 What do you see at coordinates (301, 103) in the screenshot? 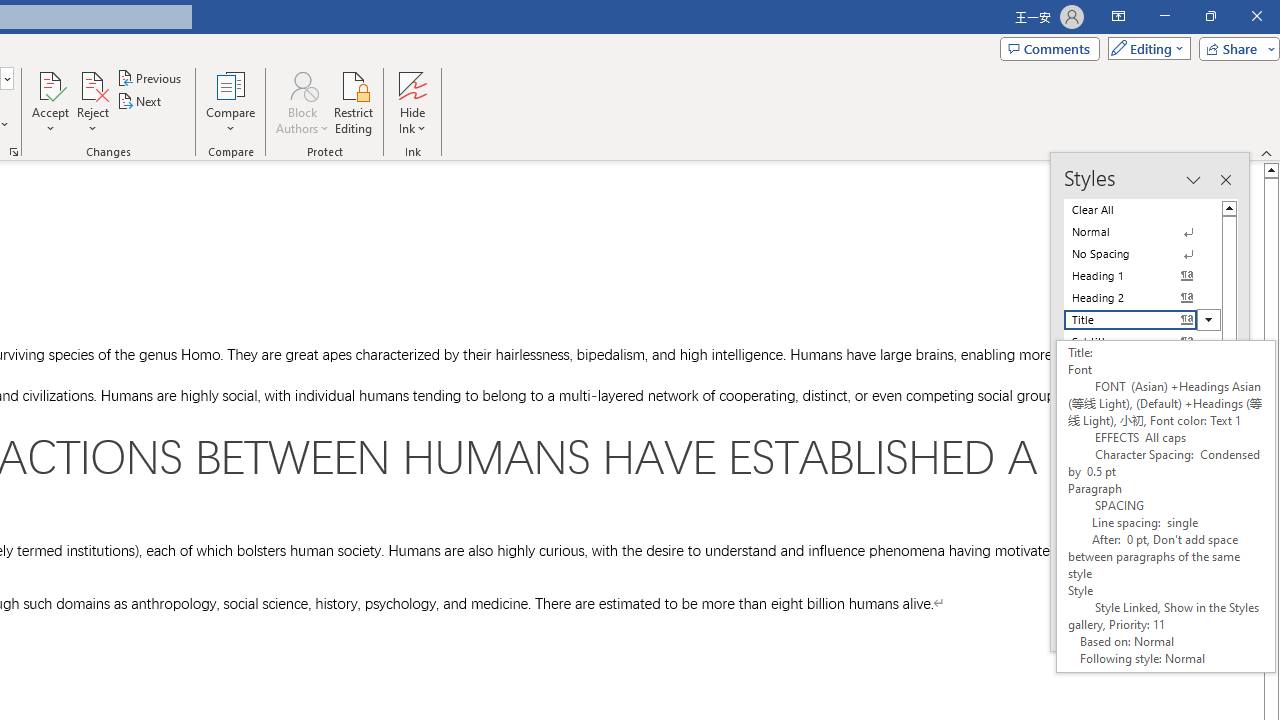
I see `'Block Authors'` at bounding box center [301, 103].